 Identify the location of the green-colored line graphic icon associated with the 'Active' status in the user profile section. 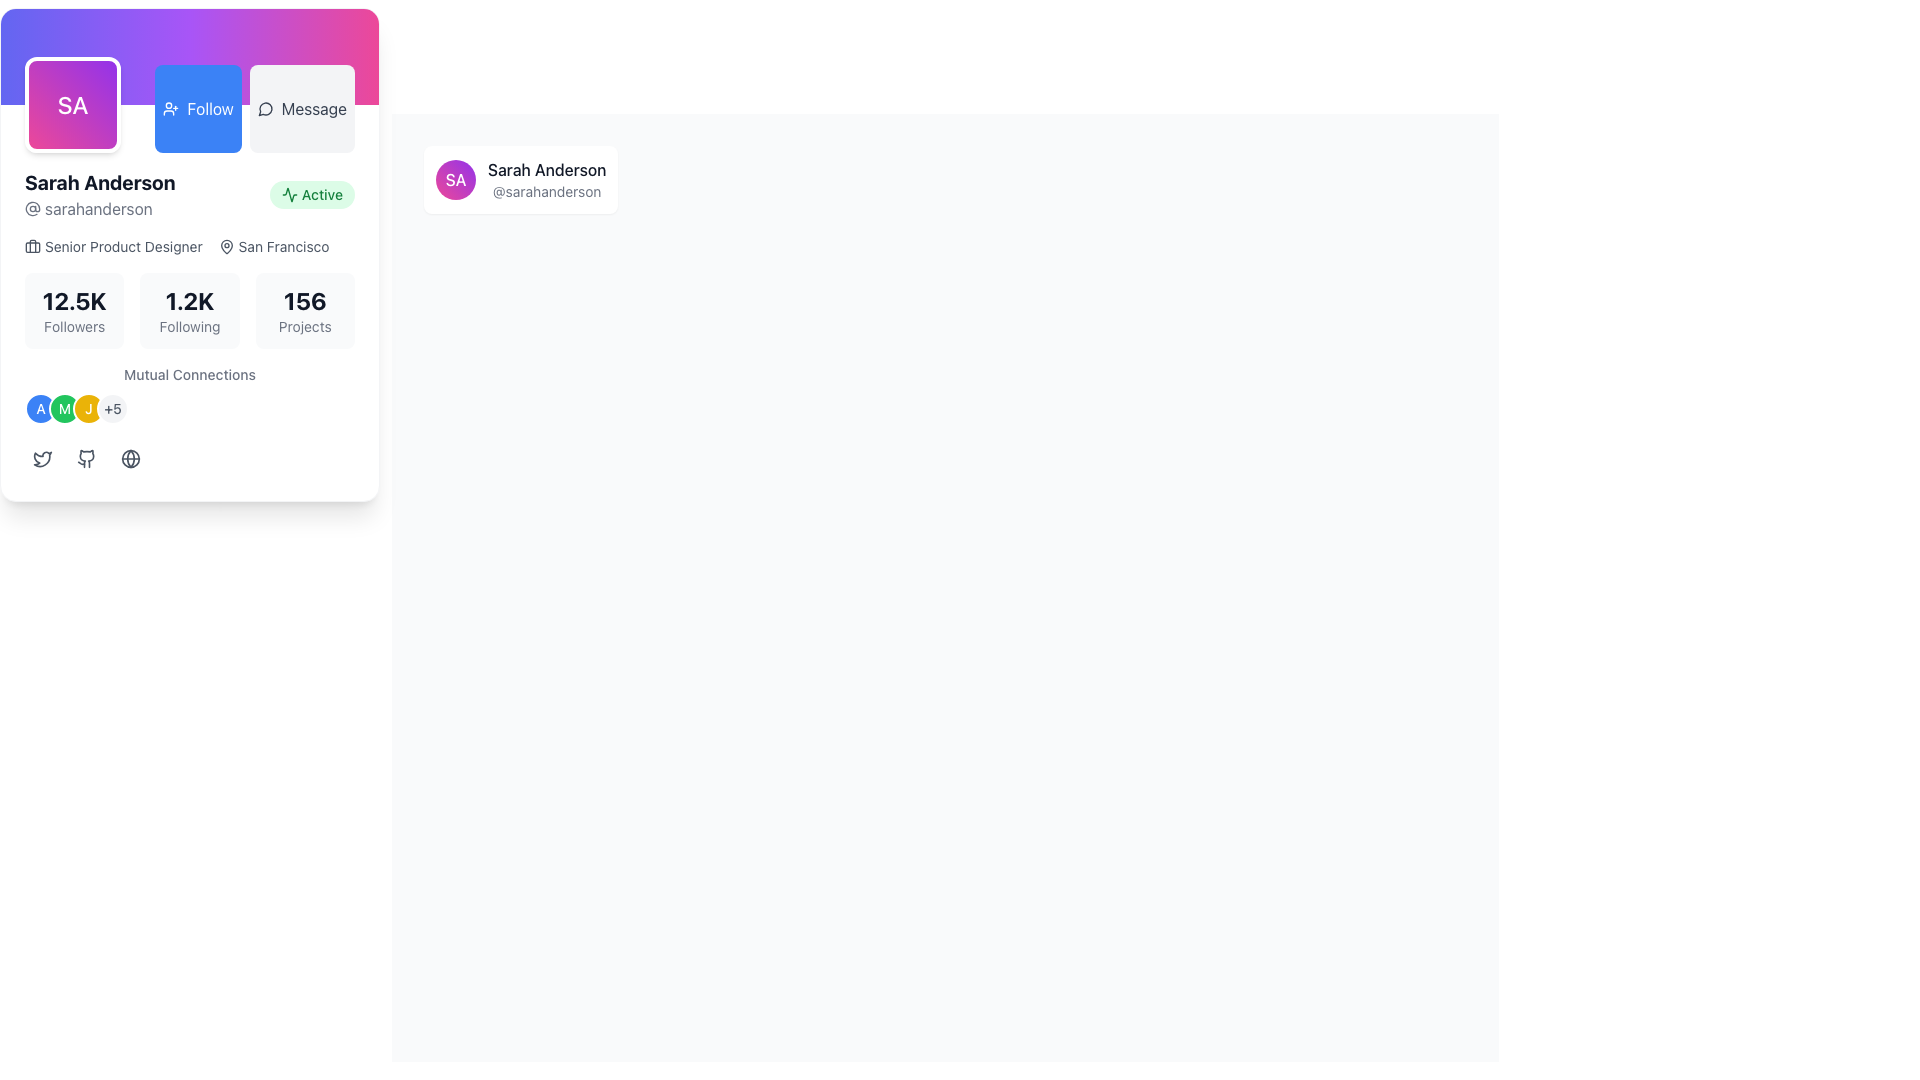
(288, 195).